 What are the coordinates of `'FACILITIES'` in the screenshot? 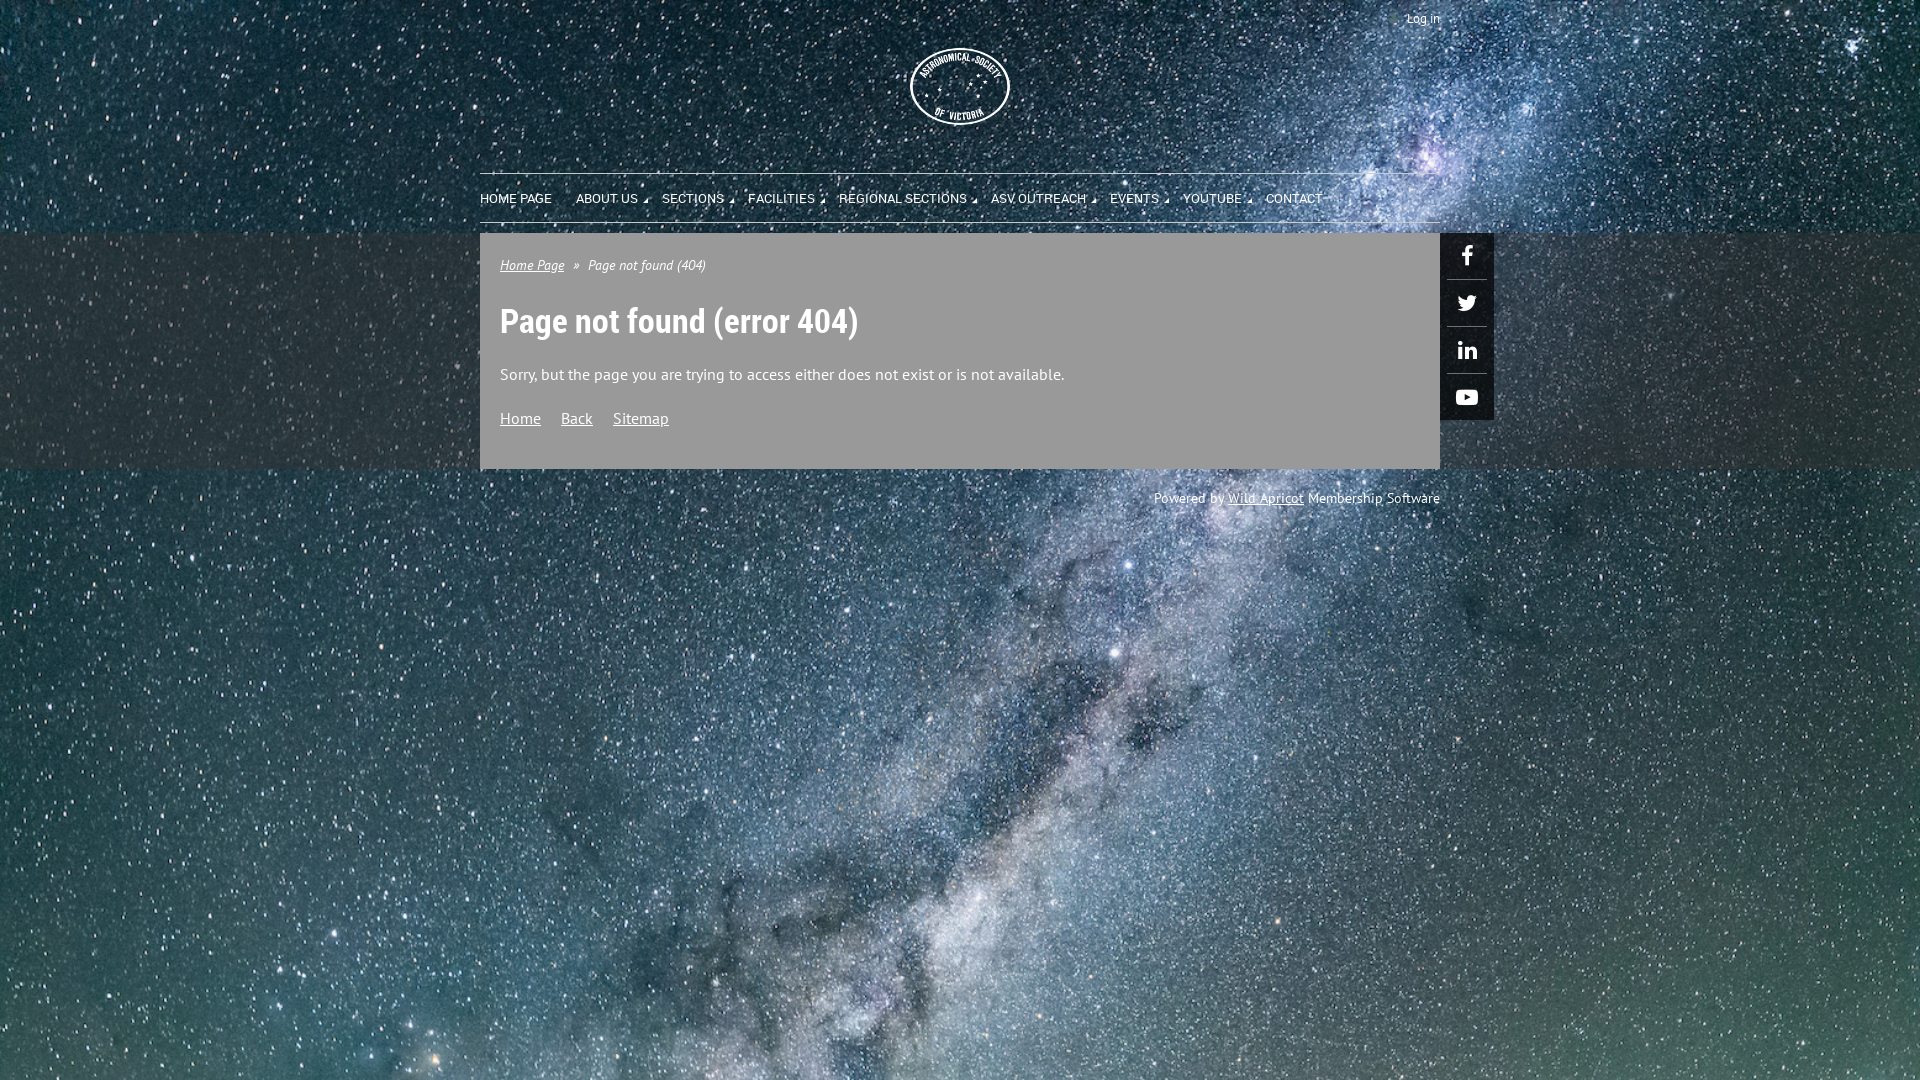 It's located at (792, 195).